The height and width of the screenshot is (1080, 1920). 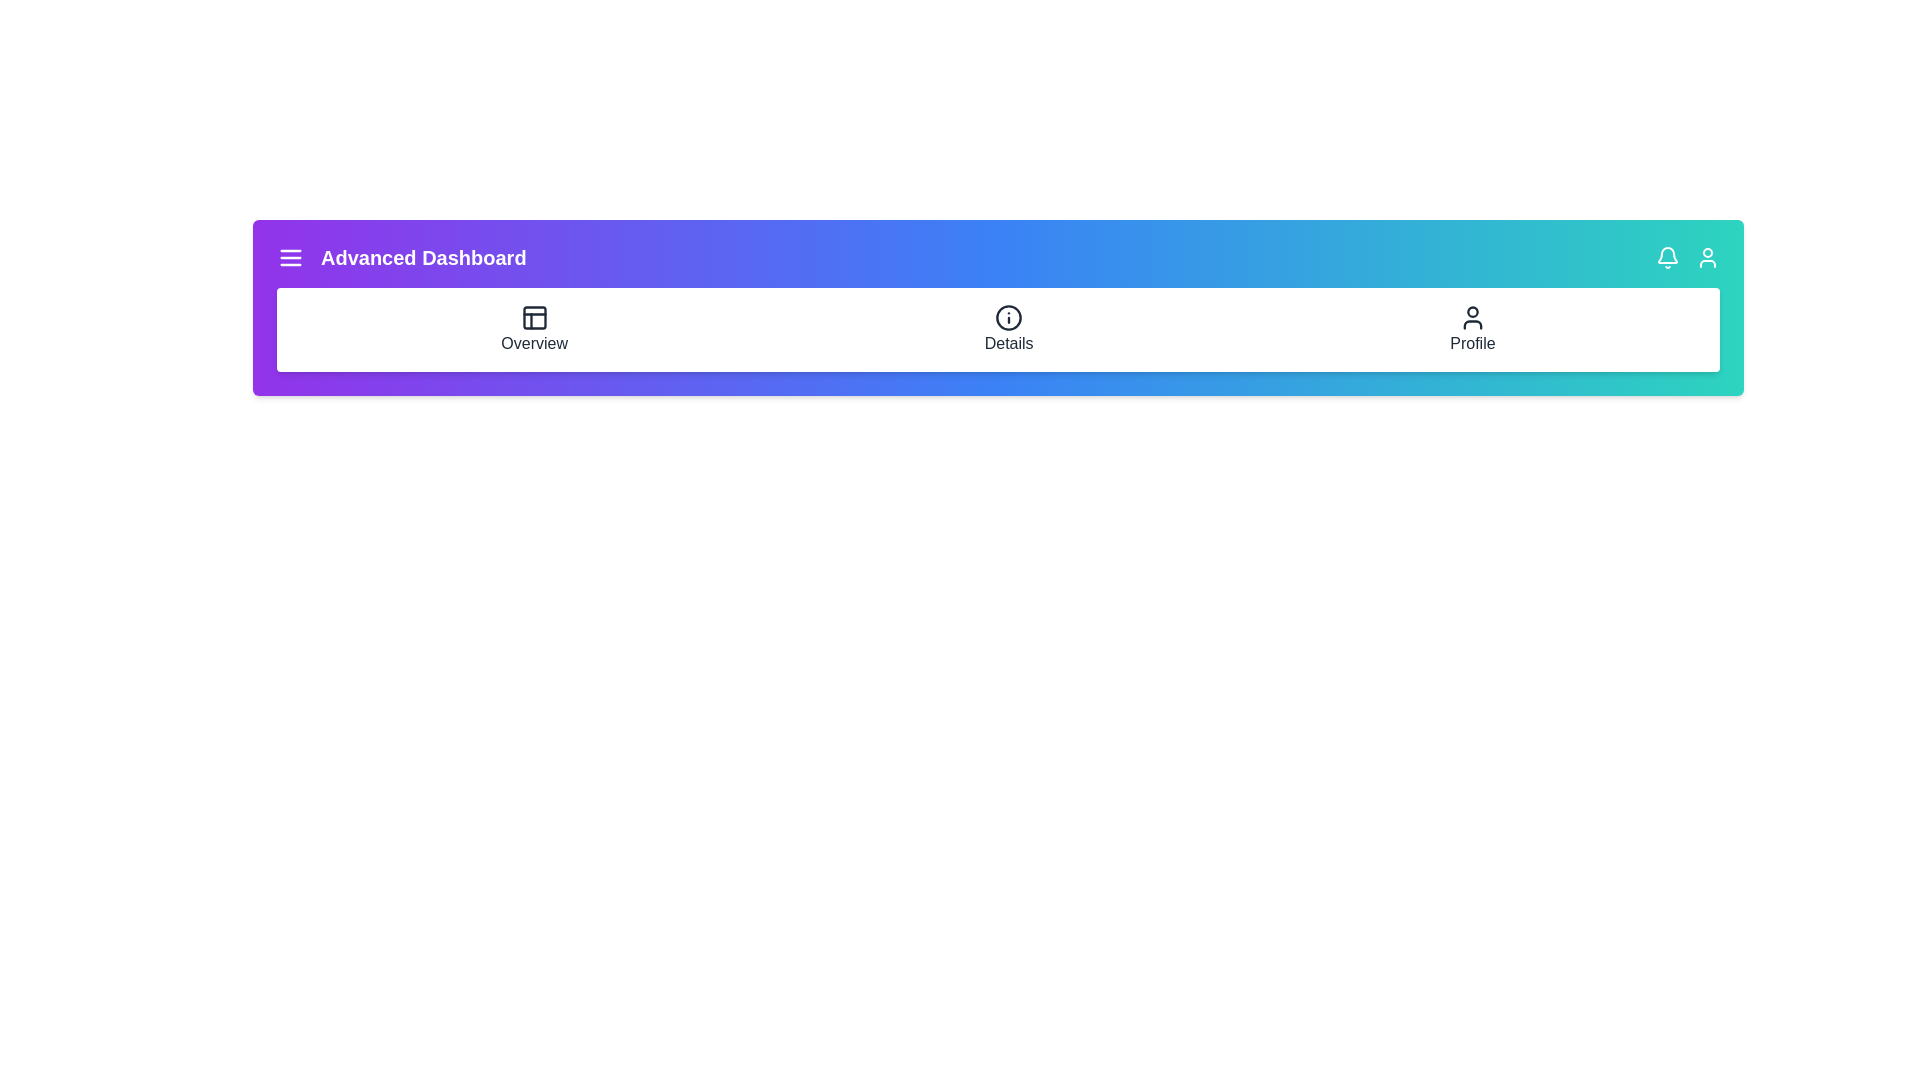 What do you see at coordinates (1707, 257) in the screenshot?
I see `the user icon to open profile options` at bounding box center [1707, 257].